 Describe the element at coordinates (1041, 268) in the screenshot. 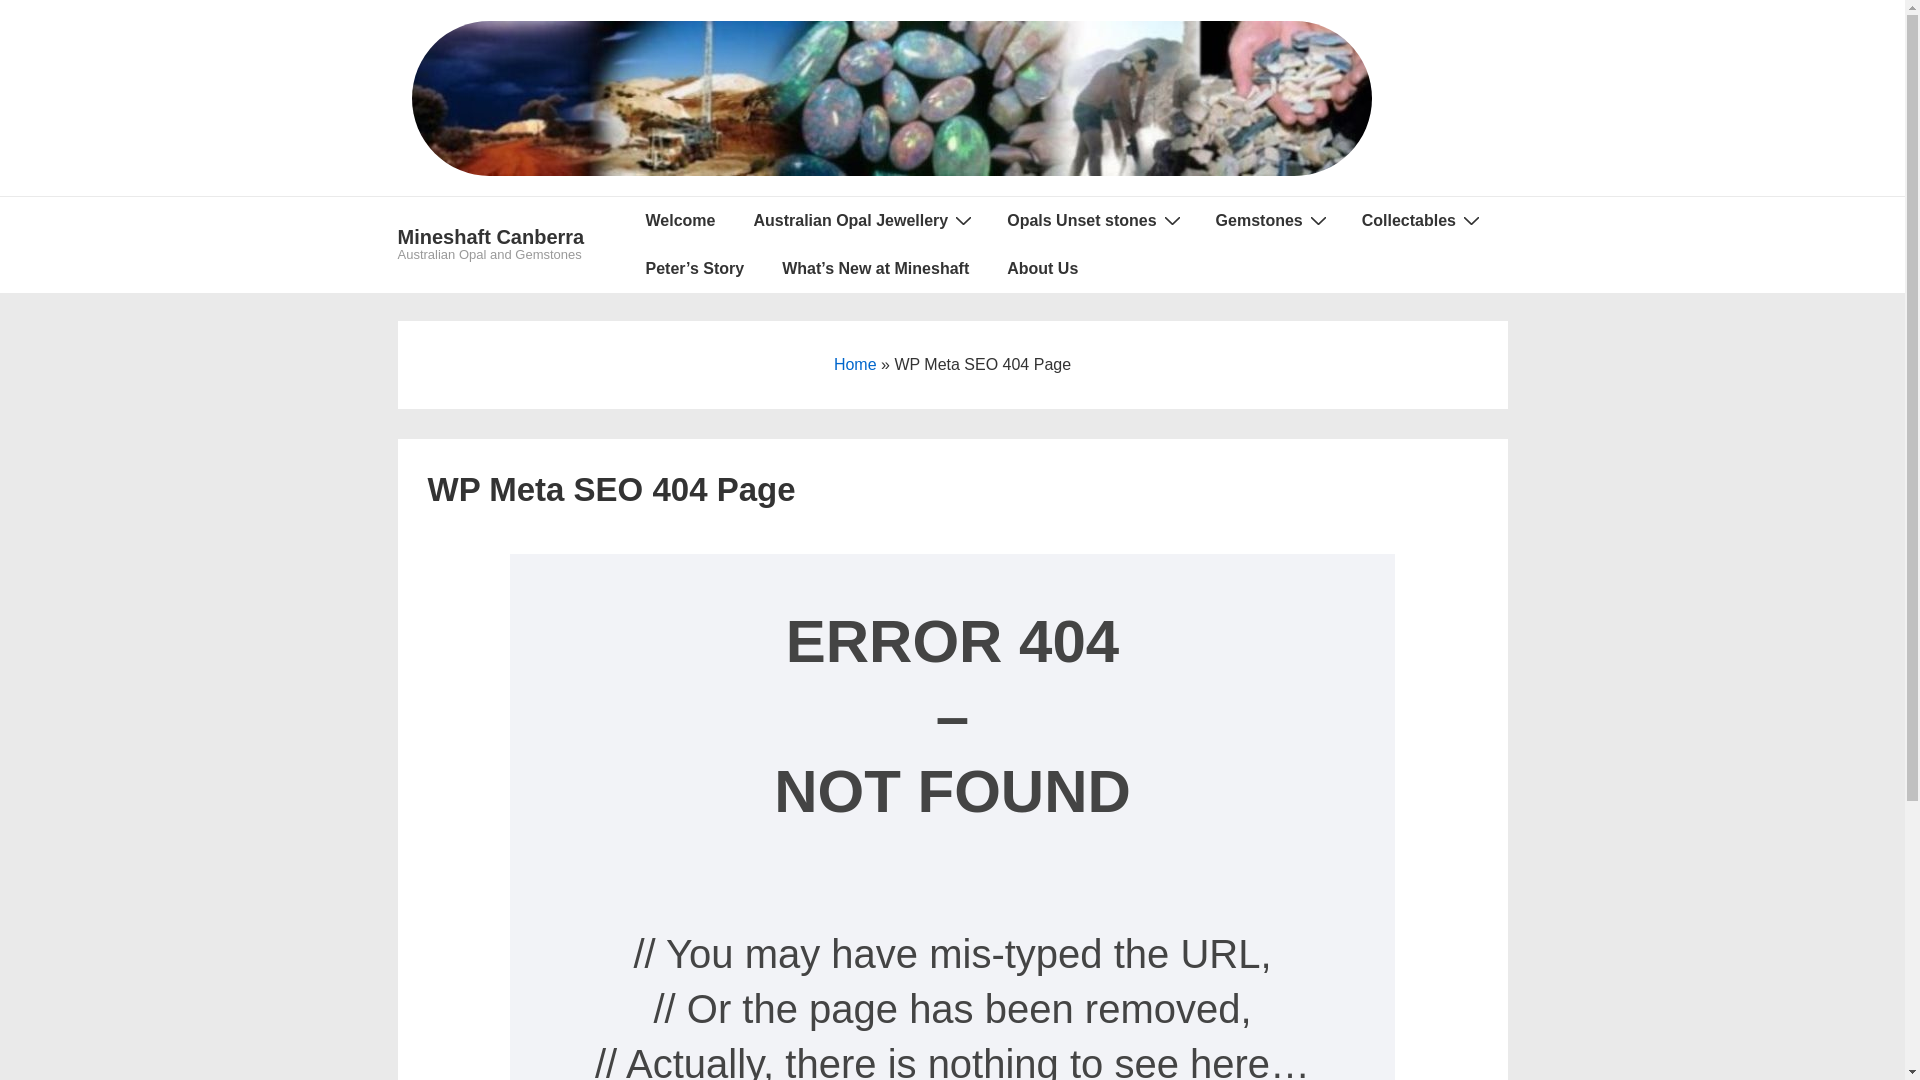

I see `'About Us'` at that location.